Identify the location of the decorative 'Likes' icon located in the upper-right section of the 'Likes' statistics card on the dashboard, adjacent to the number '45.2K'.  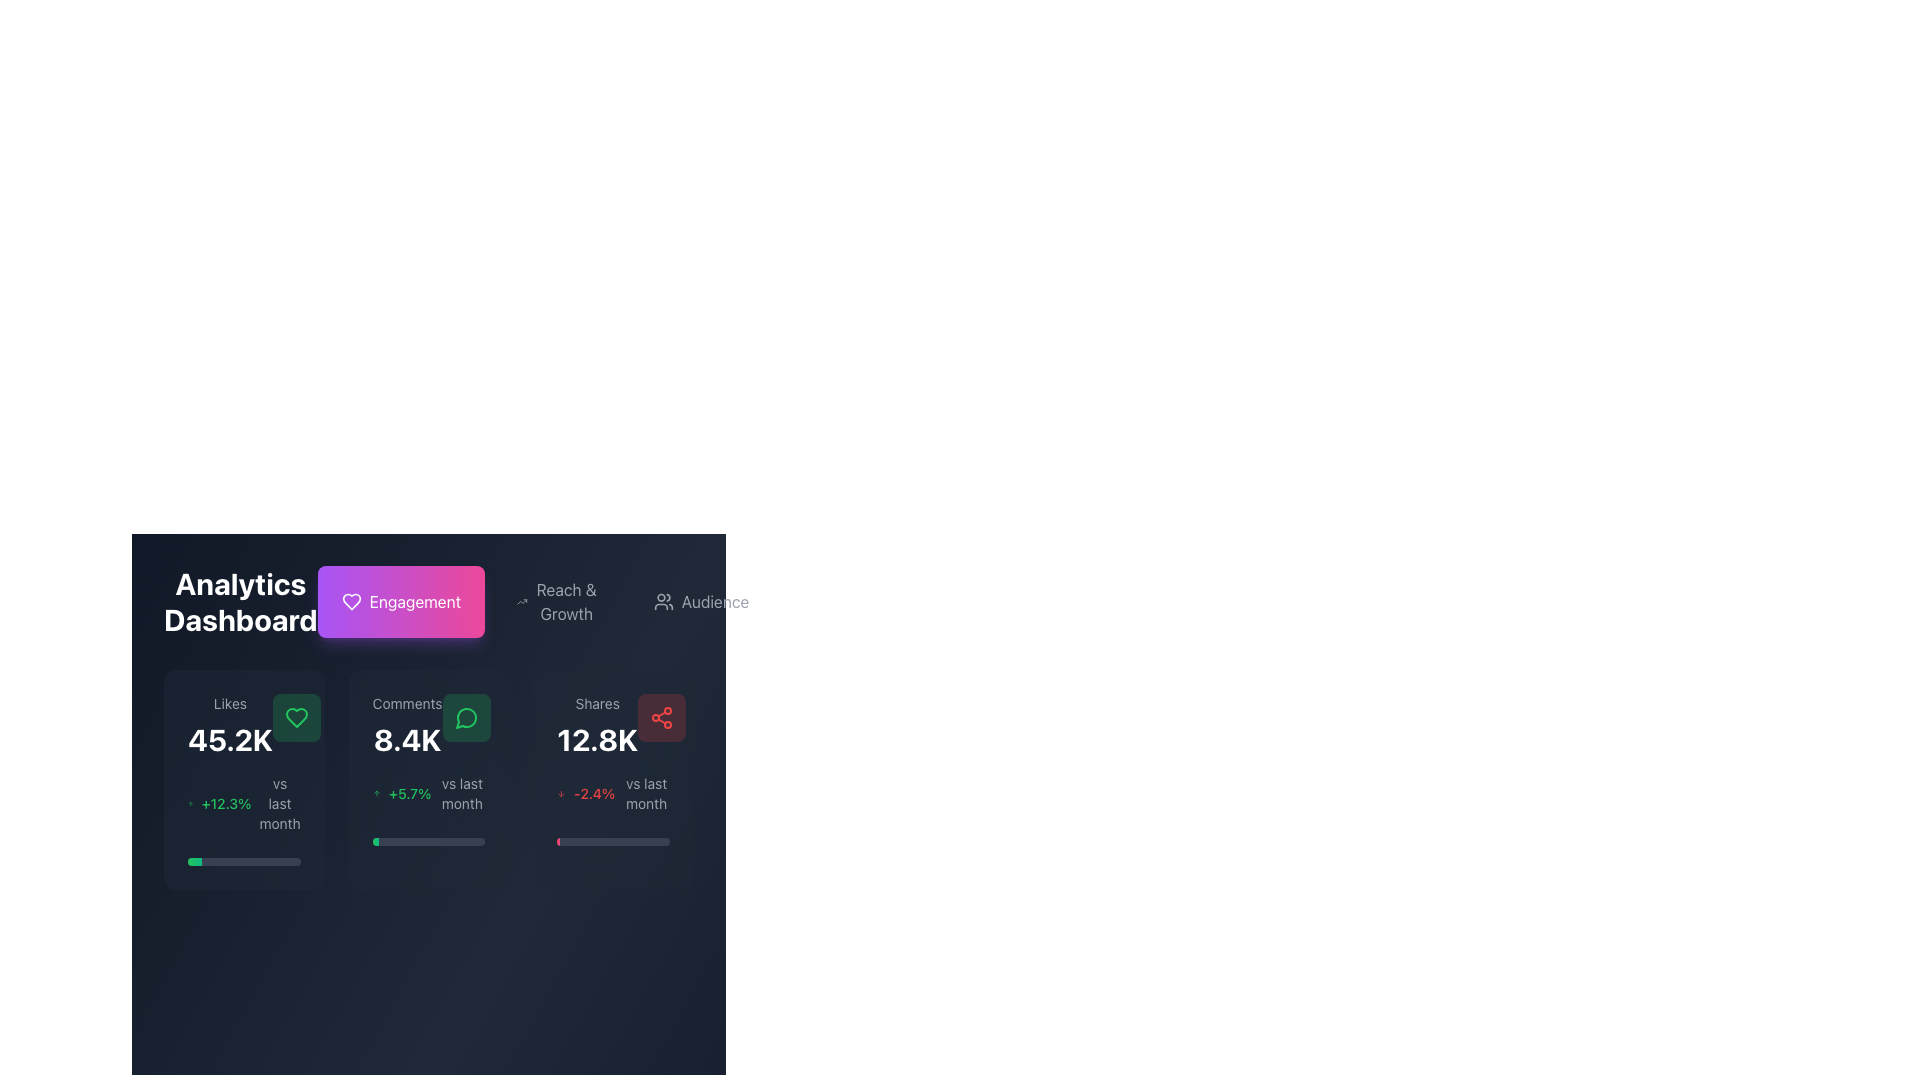
(295, 716).